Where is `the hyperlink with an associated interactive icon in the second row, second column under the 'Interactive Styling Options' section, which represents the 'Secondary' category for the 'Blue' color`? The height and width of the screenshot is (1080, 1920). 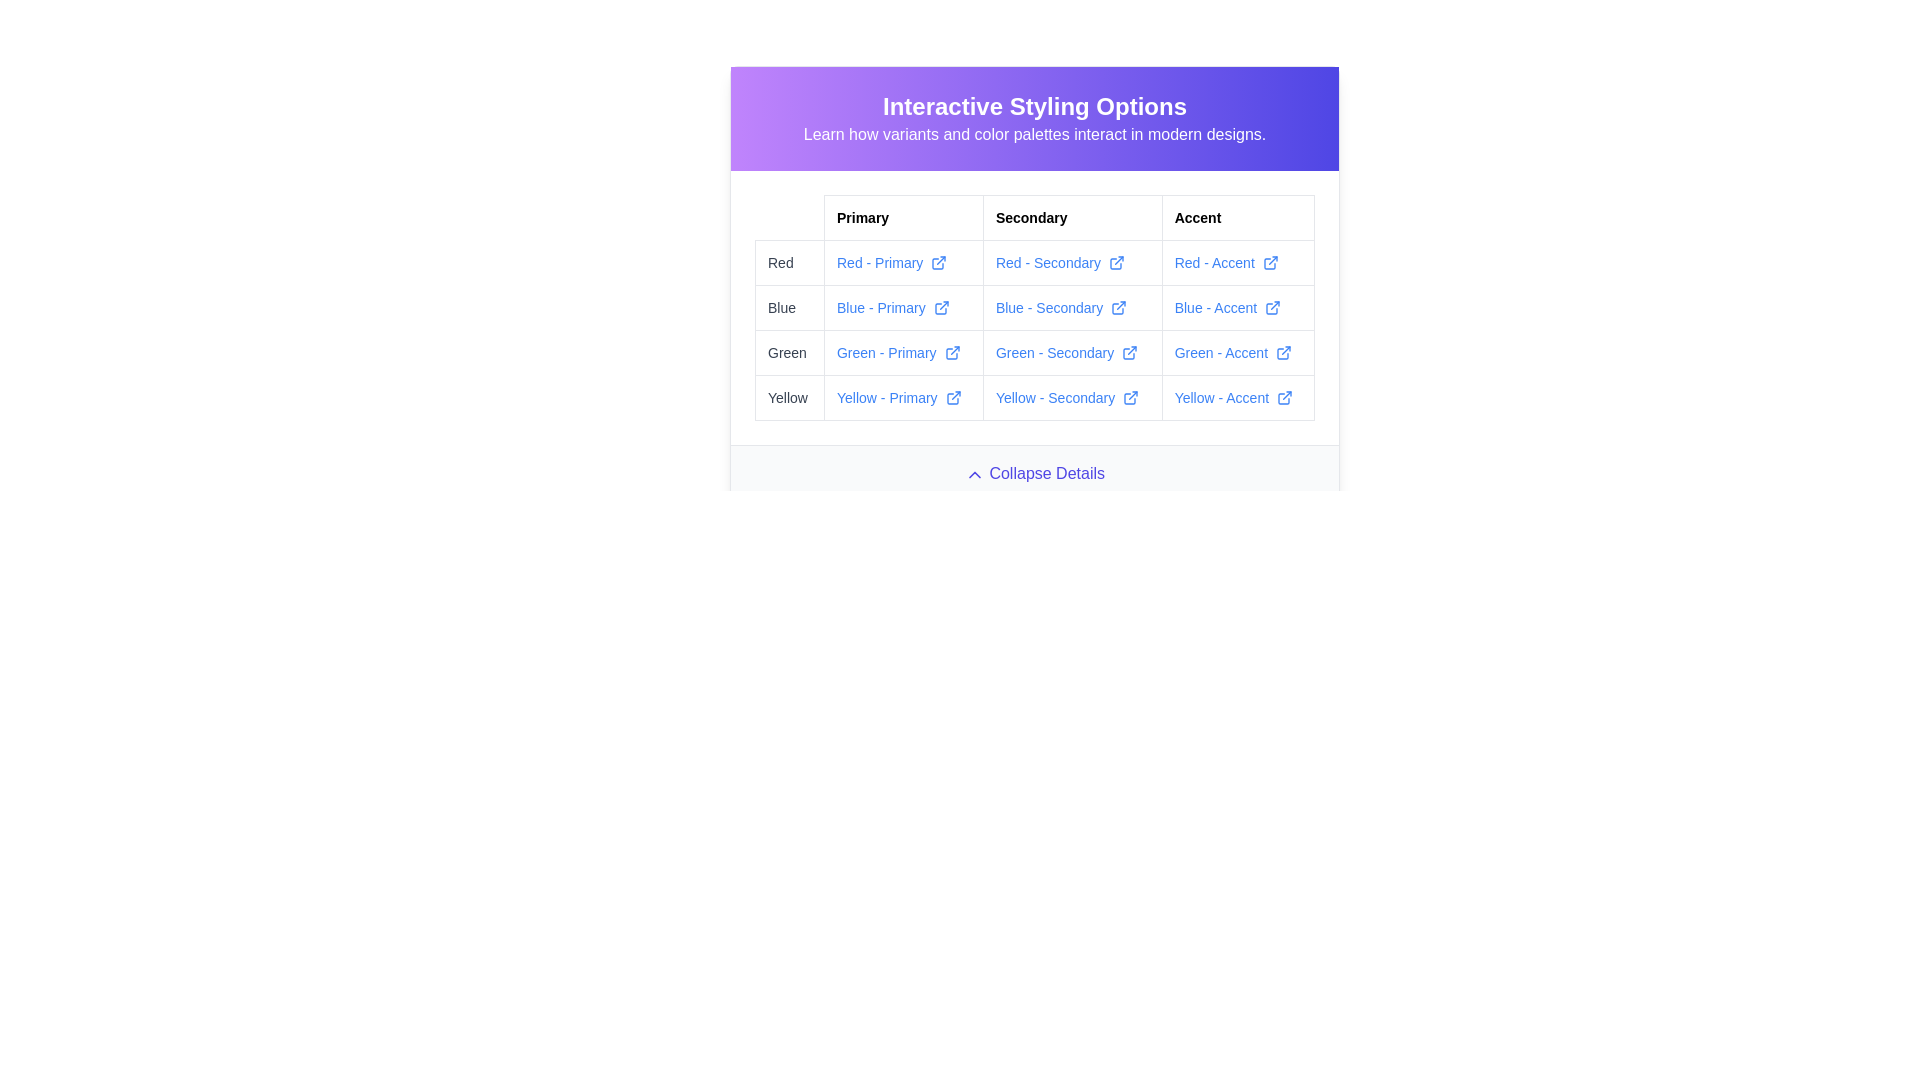 the hyperlink with an associated interactive icon in the second row, second column under the 'Interactive Styling Options' section, which represents the 'Secondary' category for the 'Blue' color is located at coordinates (1035, 308).